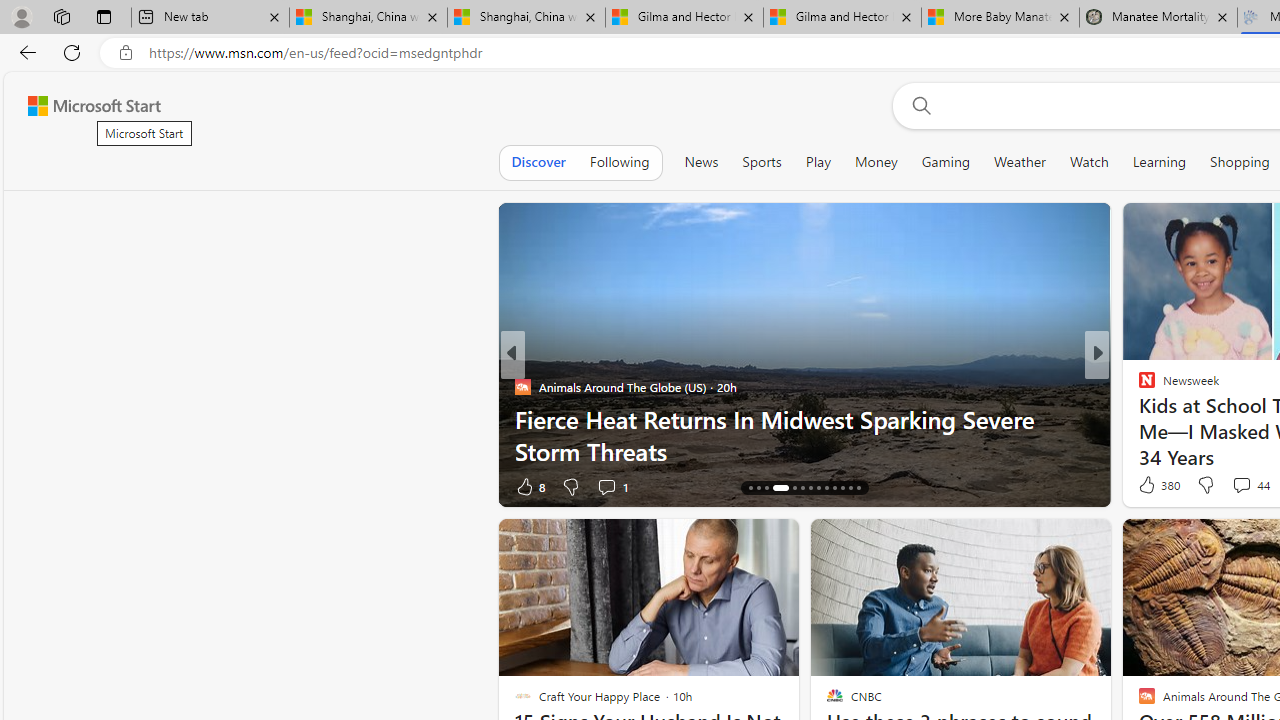 The height and width of the screenshot is (720, 1280). I want to click on 'AutomationID: tab-22', so click(826, 488).